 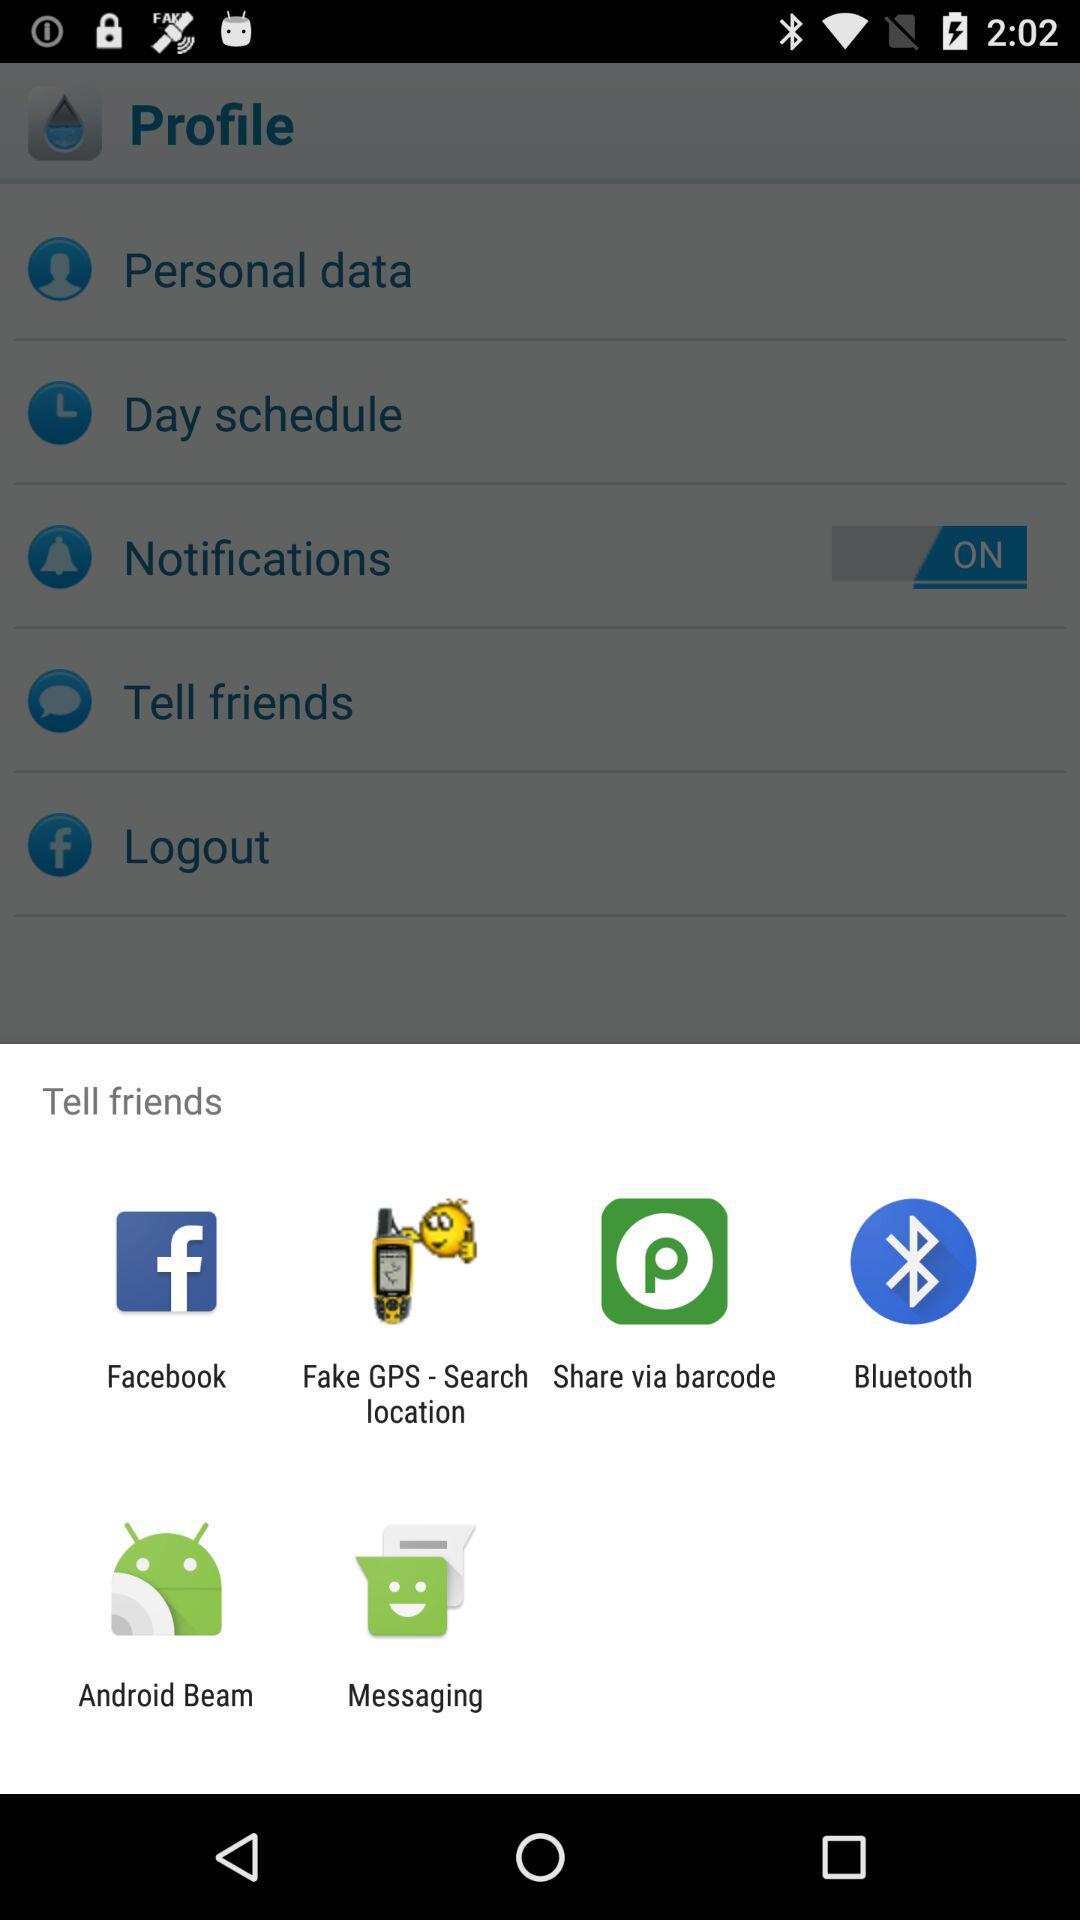 What do you see at coordinates (165, 1711) in the screenshot?
I see `app to the left of messaging` at bounding box center [165, 1711].